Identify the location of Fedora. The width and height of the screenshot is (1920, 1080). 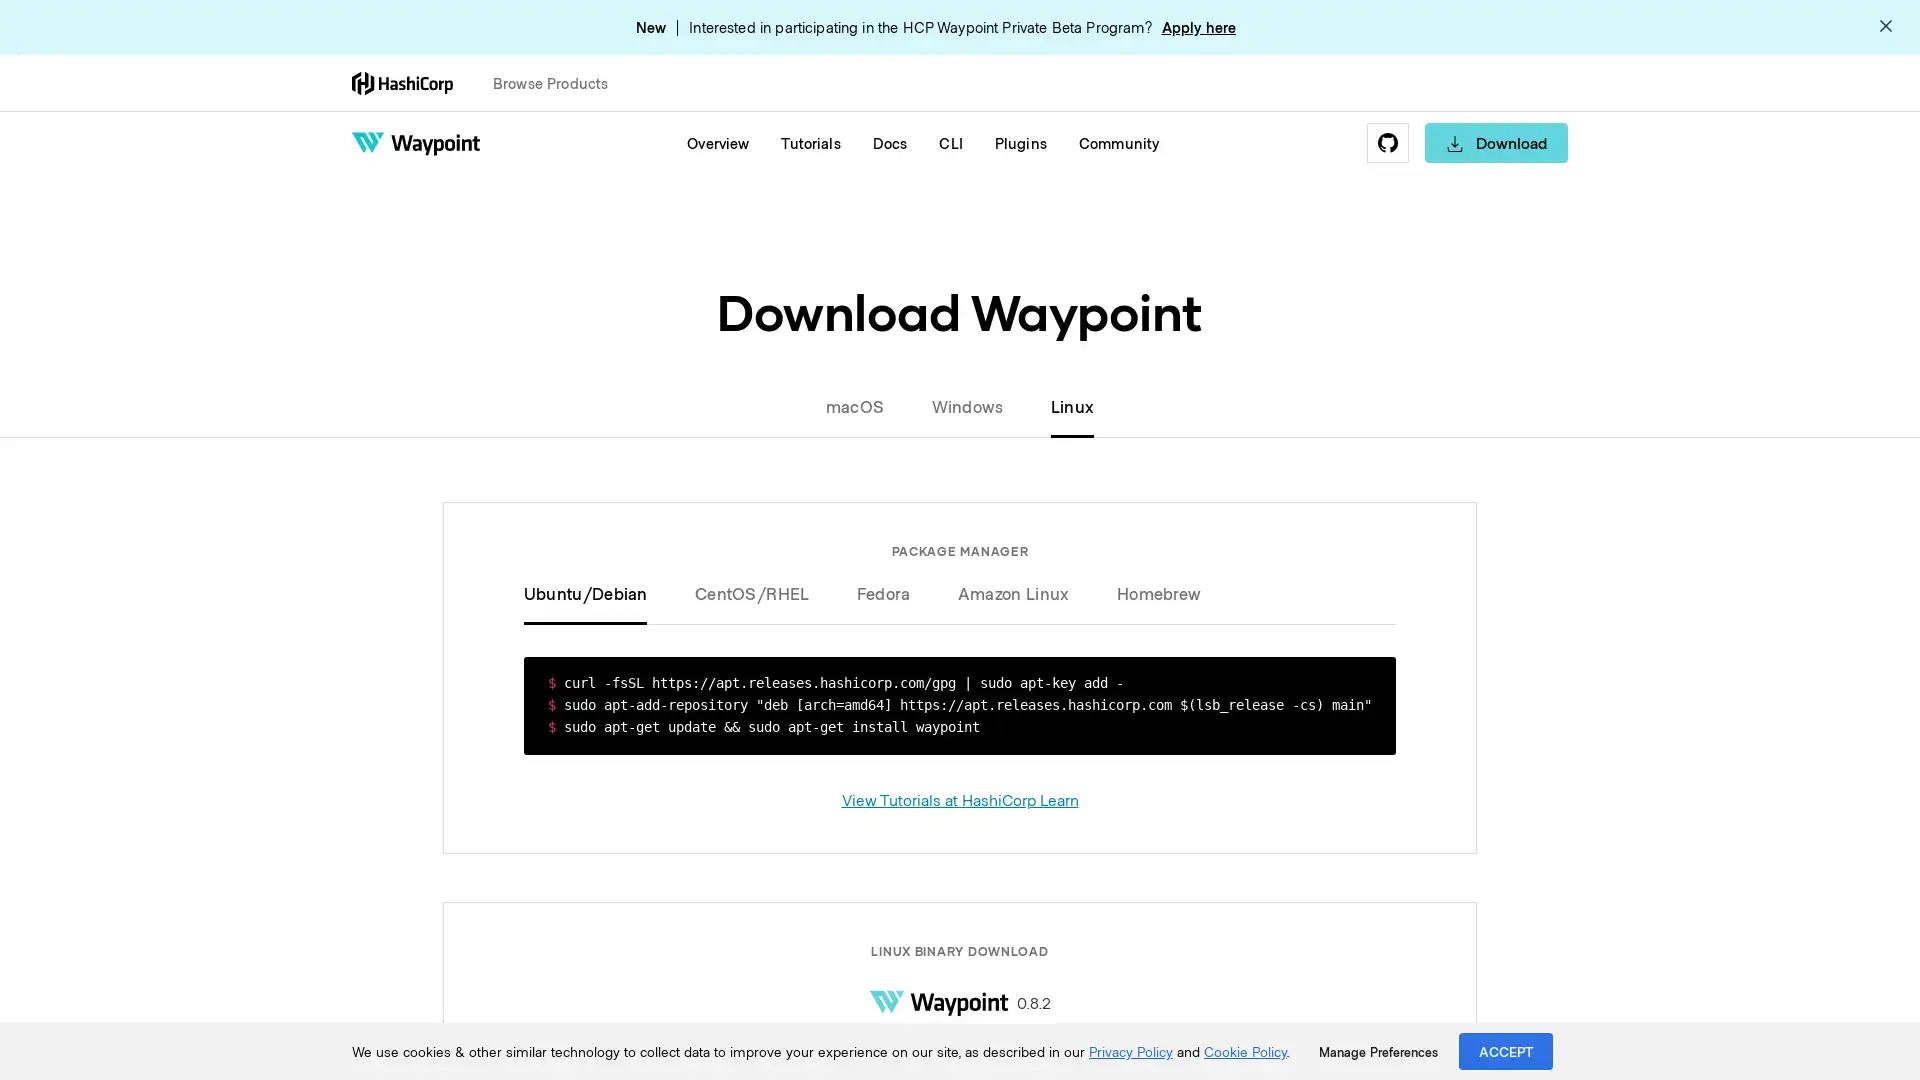
(882, 592).